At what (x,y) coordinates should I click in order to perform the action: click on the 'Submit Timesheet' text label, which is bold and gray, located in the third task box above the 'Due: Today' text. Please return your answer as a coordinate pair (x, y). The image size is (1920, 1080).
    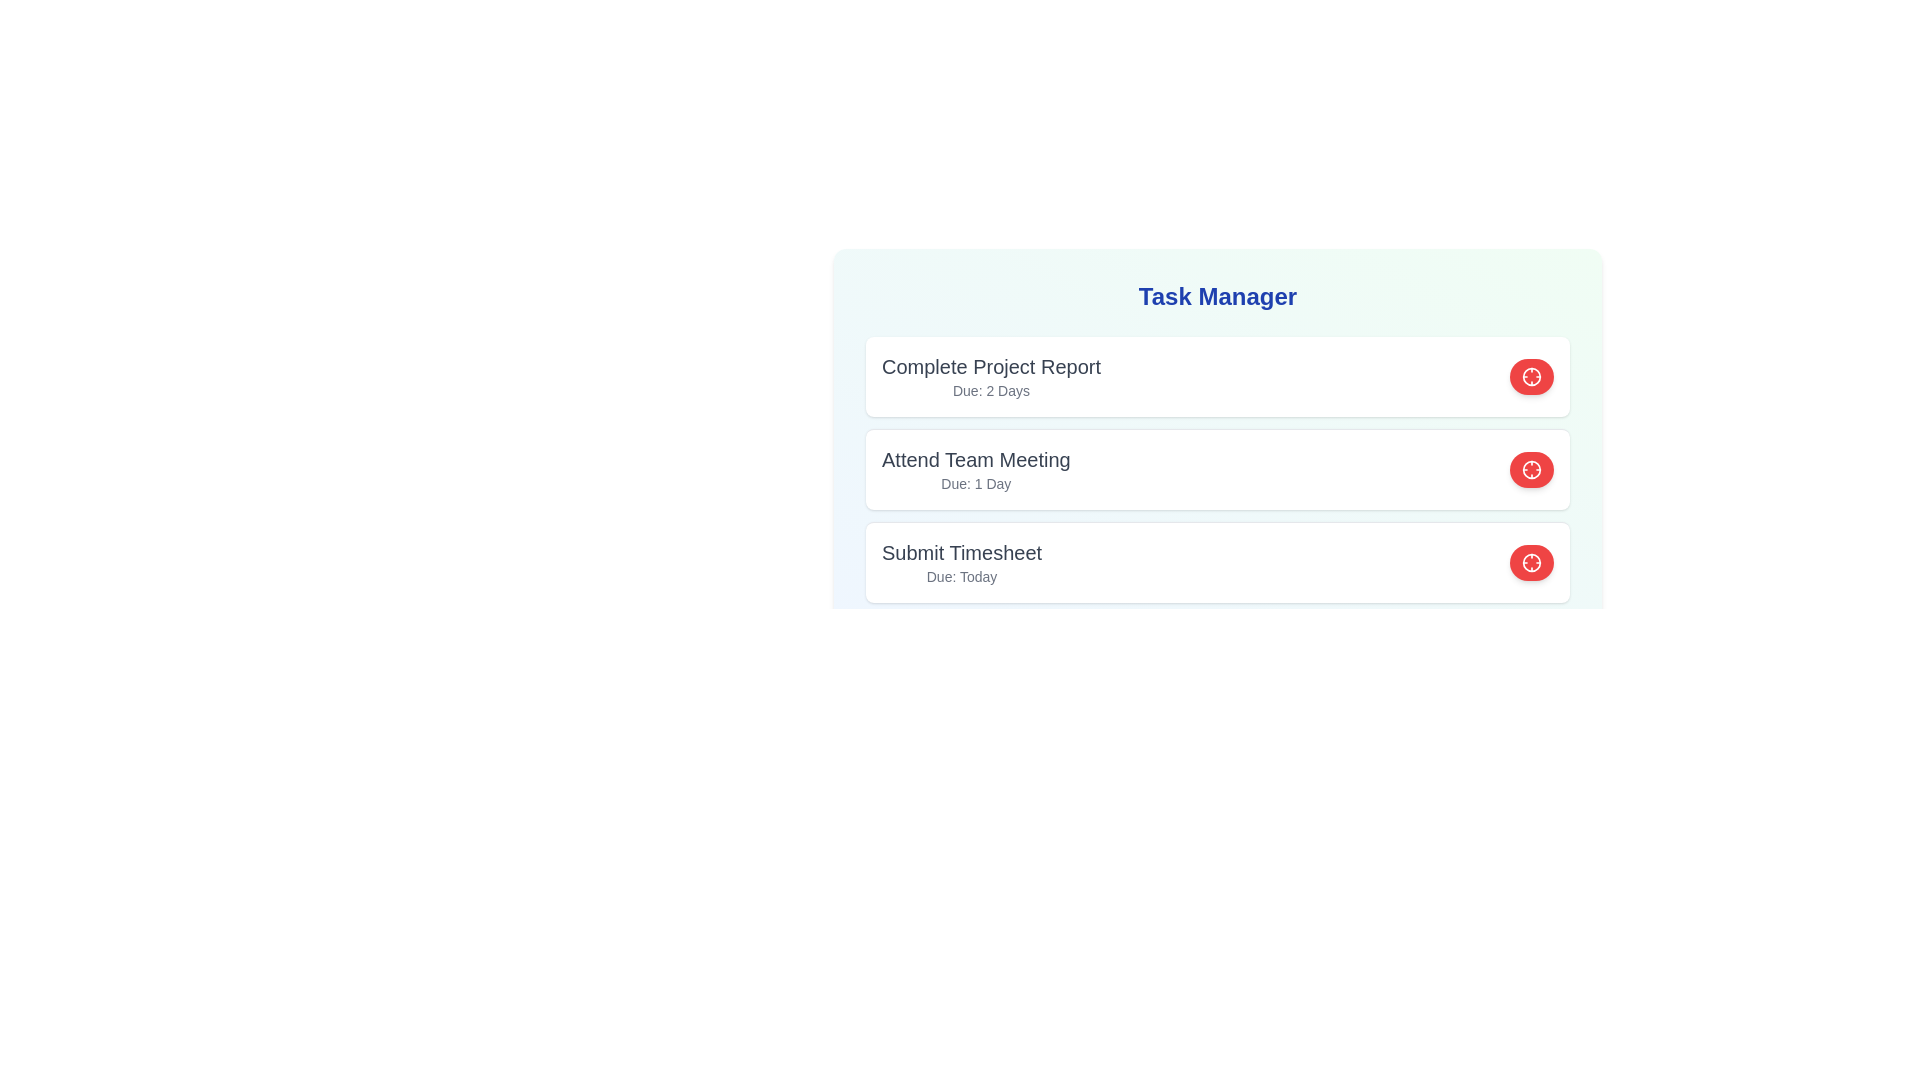
    Looking at the image, I should click on (962, 552).